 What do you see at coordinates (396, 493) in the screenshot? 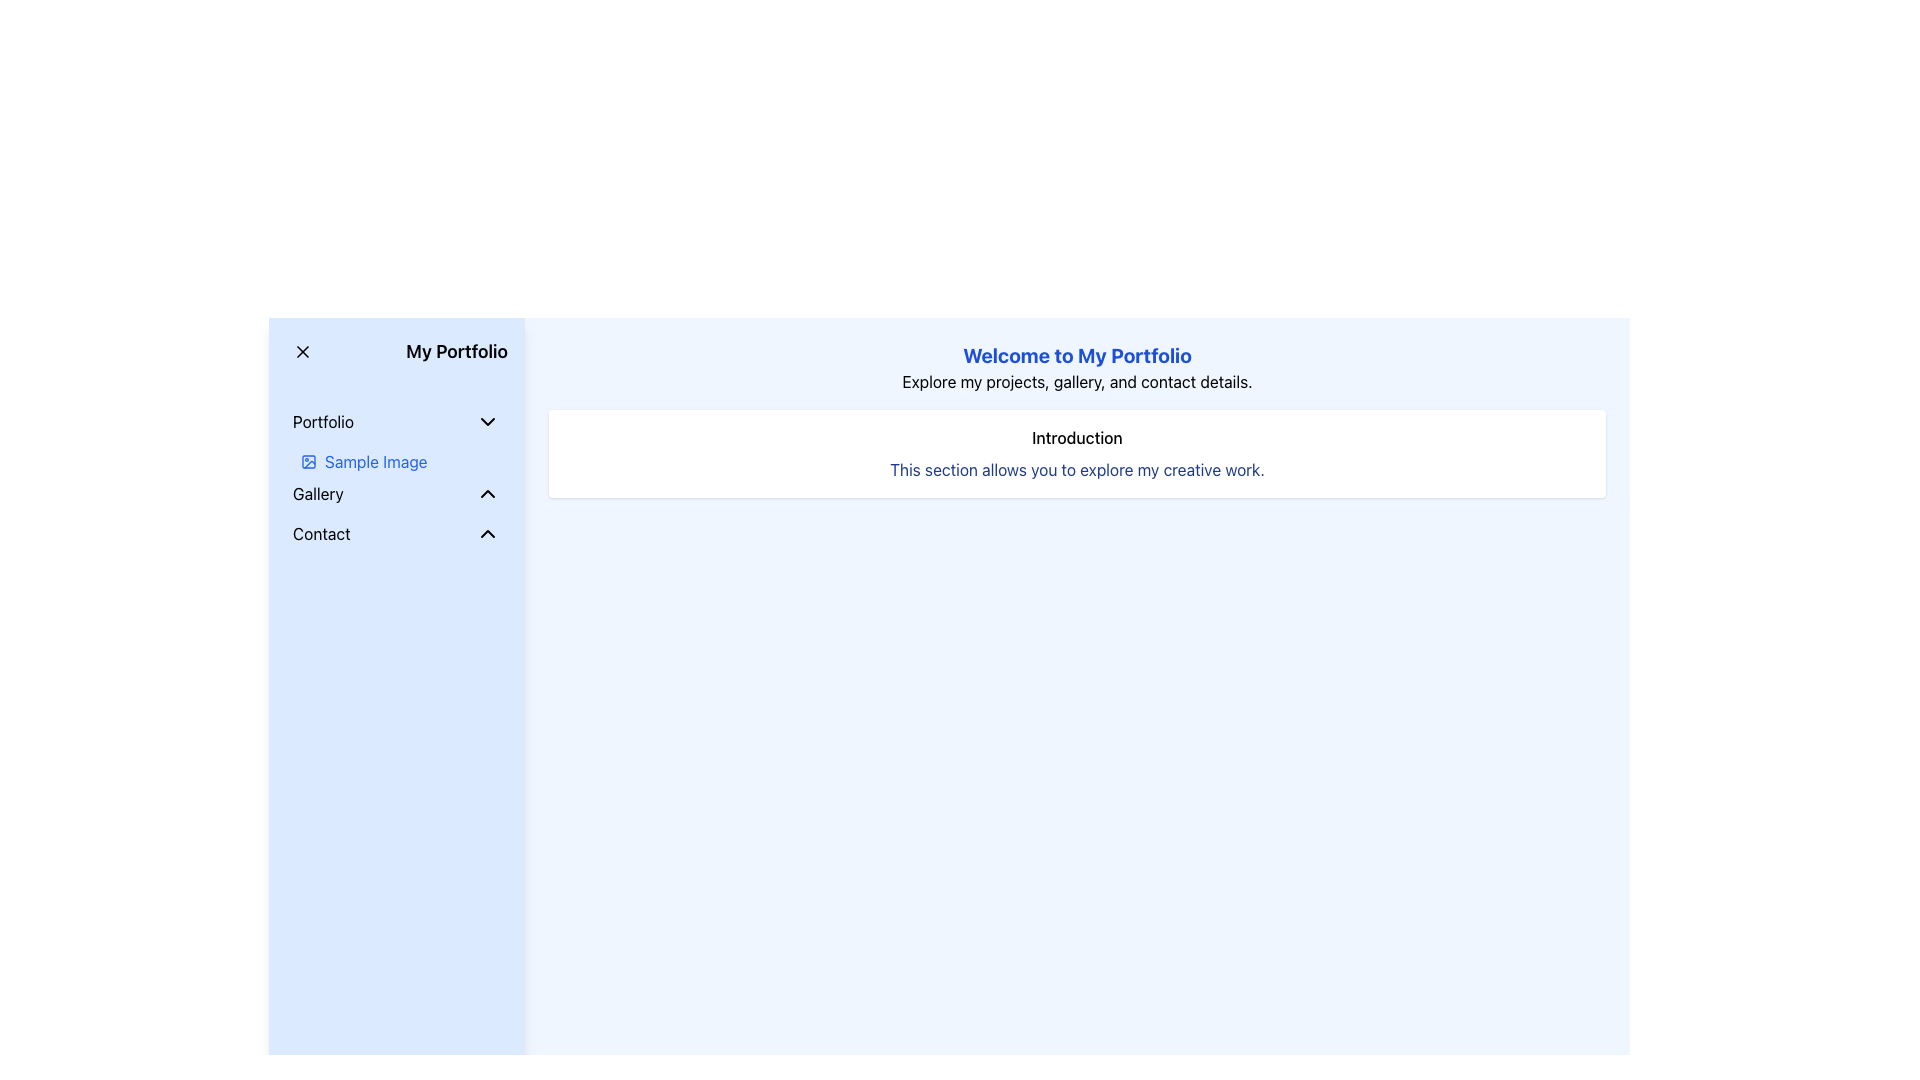
I see `the 'Gallery' interactive list item` at bounding box center [396, 493].